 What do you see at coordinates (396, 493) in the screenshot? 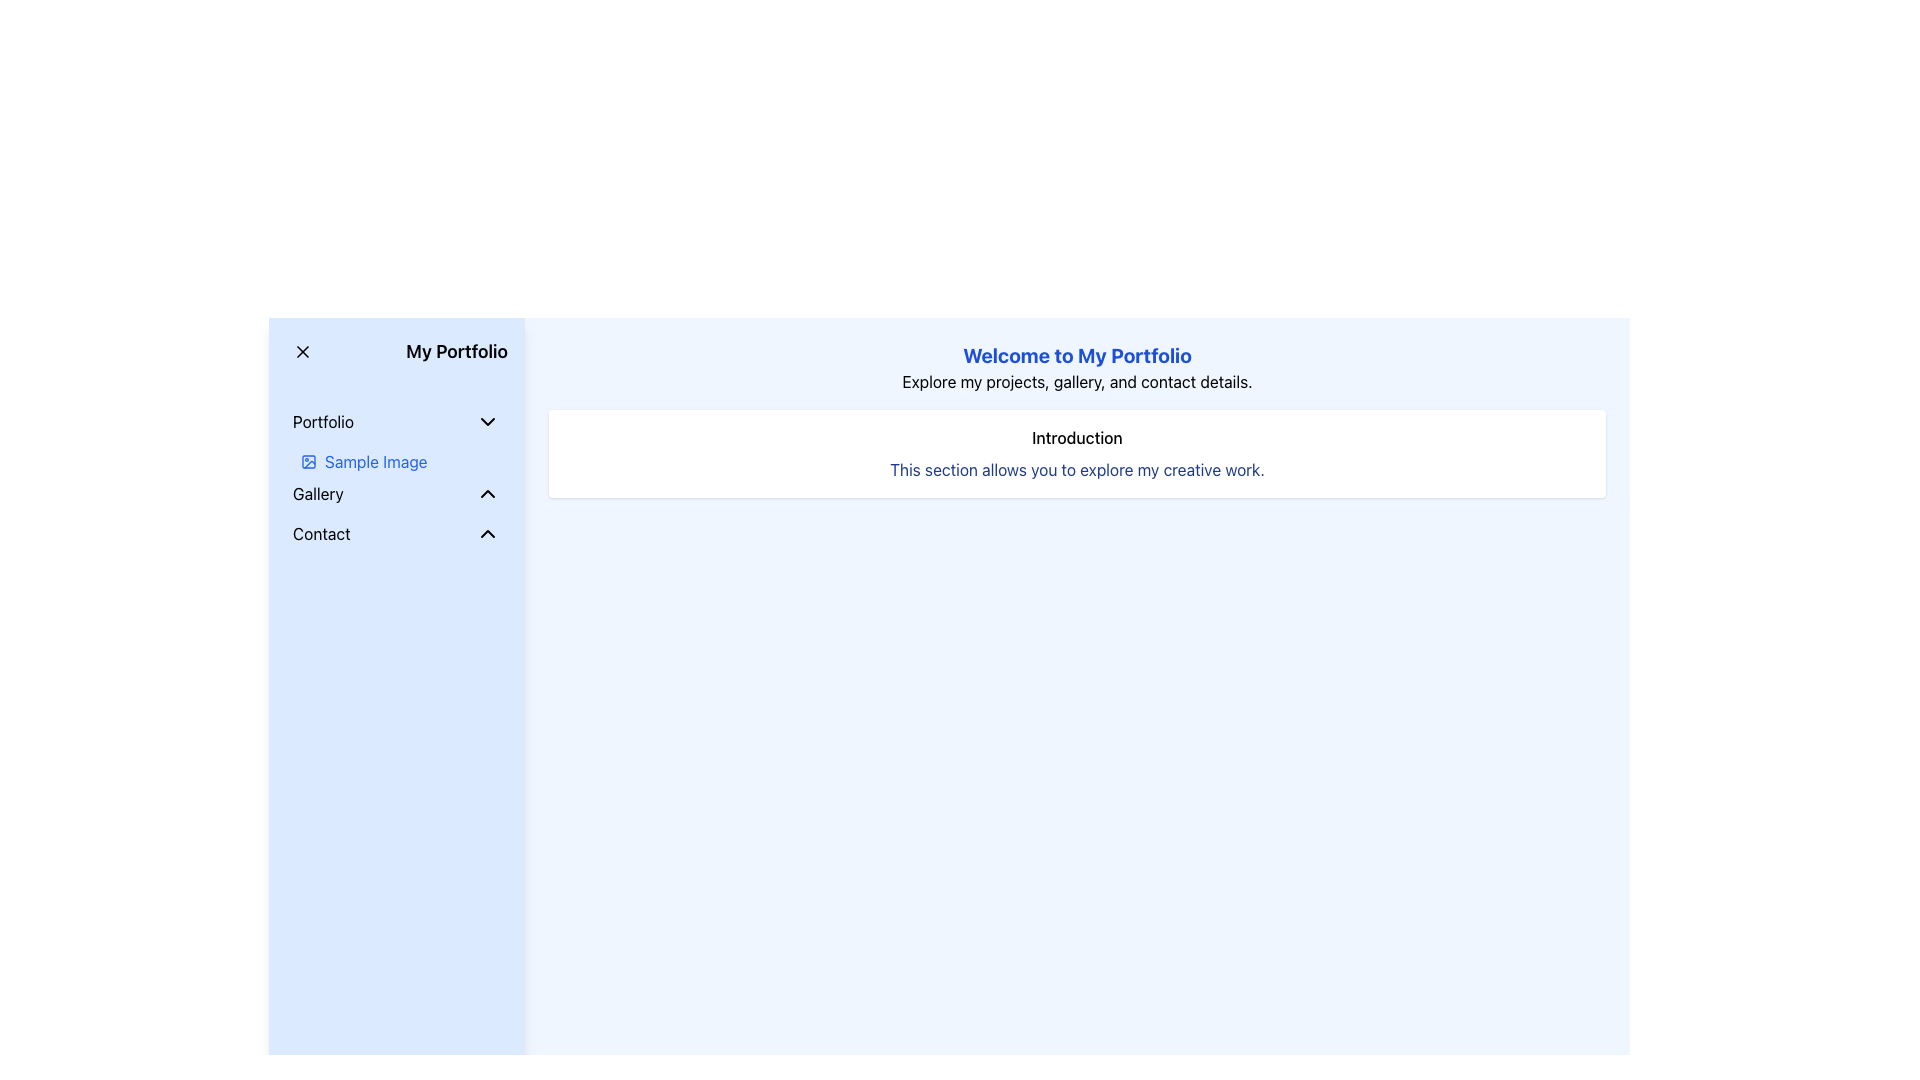
I see `the 'Gallery' interactive list item` at bounding box center [396, 493].